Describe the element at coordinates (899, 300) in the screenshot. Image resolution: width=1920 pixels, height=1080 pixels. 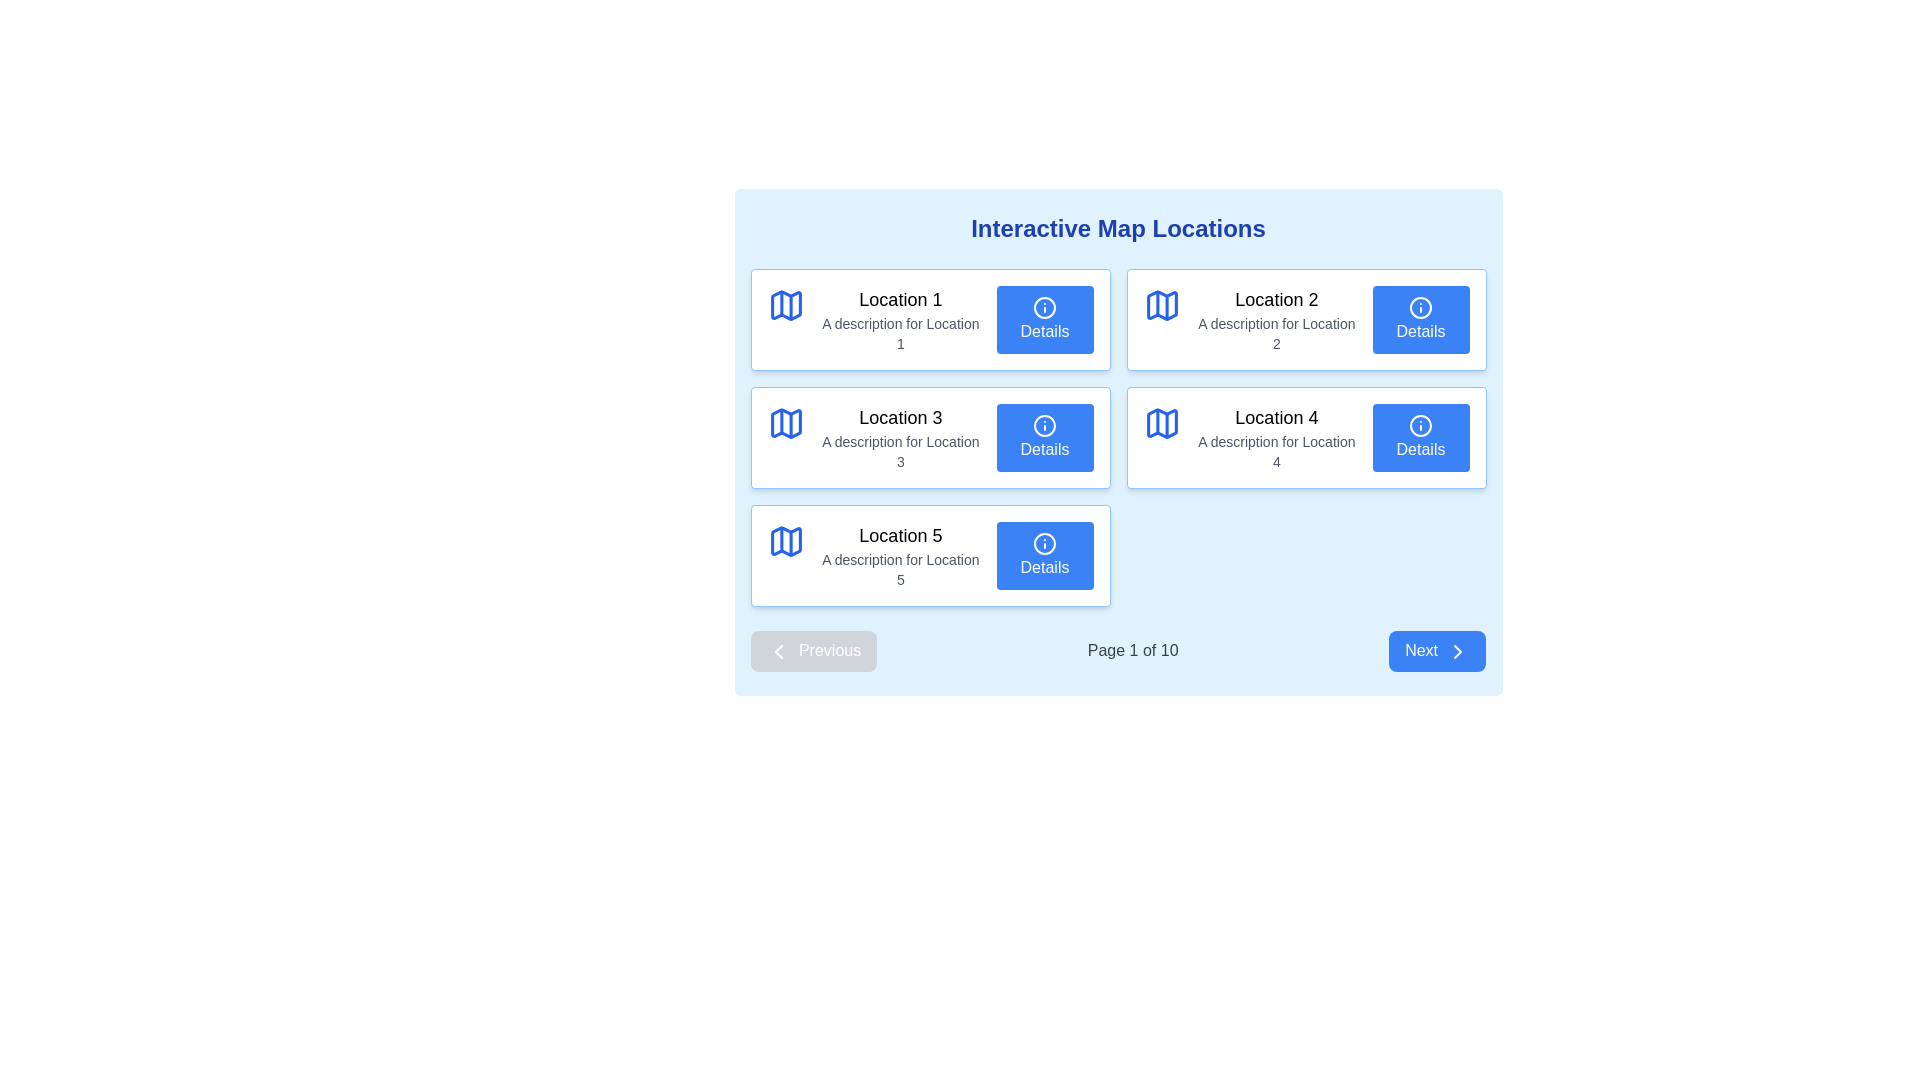
I see `the text label reading 'Location 1', which is styled with a larger font size and bold emphasis, located in the top-left corner of a 2x3 grid layout` at that location.